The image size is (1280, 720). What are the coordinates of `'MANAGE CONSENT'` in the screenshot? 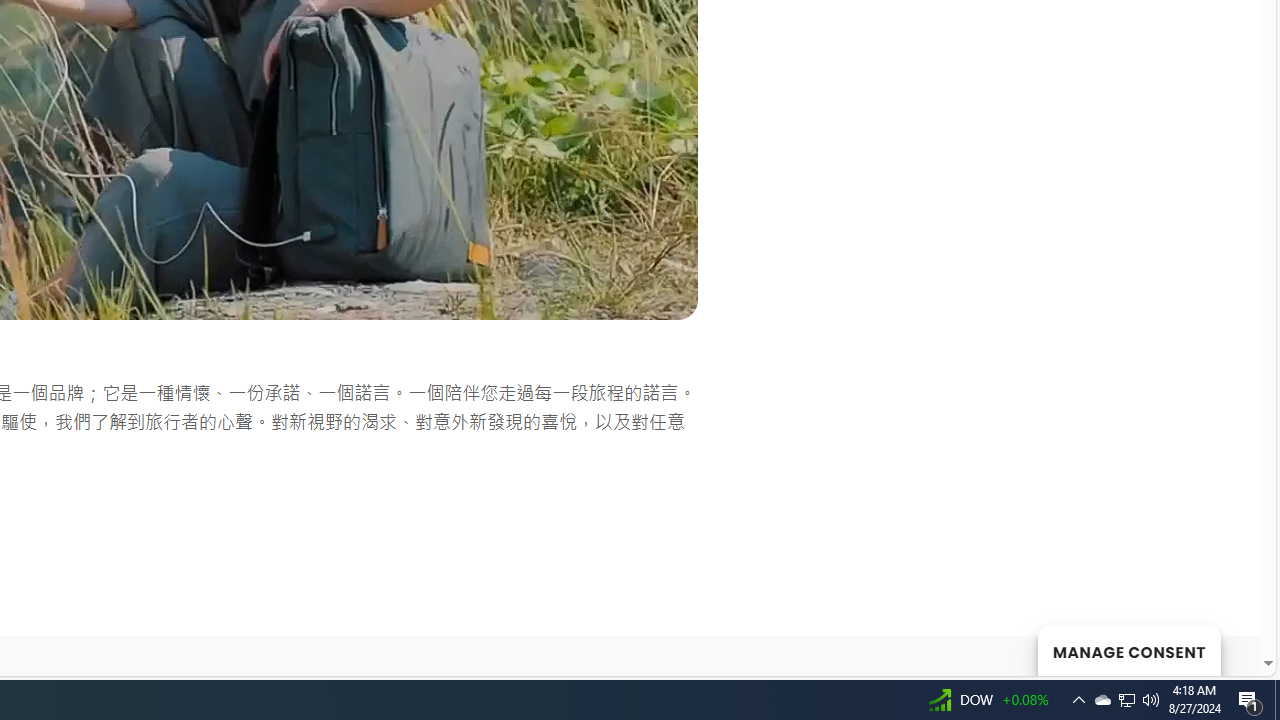 It's located at (1128, 650).